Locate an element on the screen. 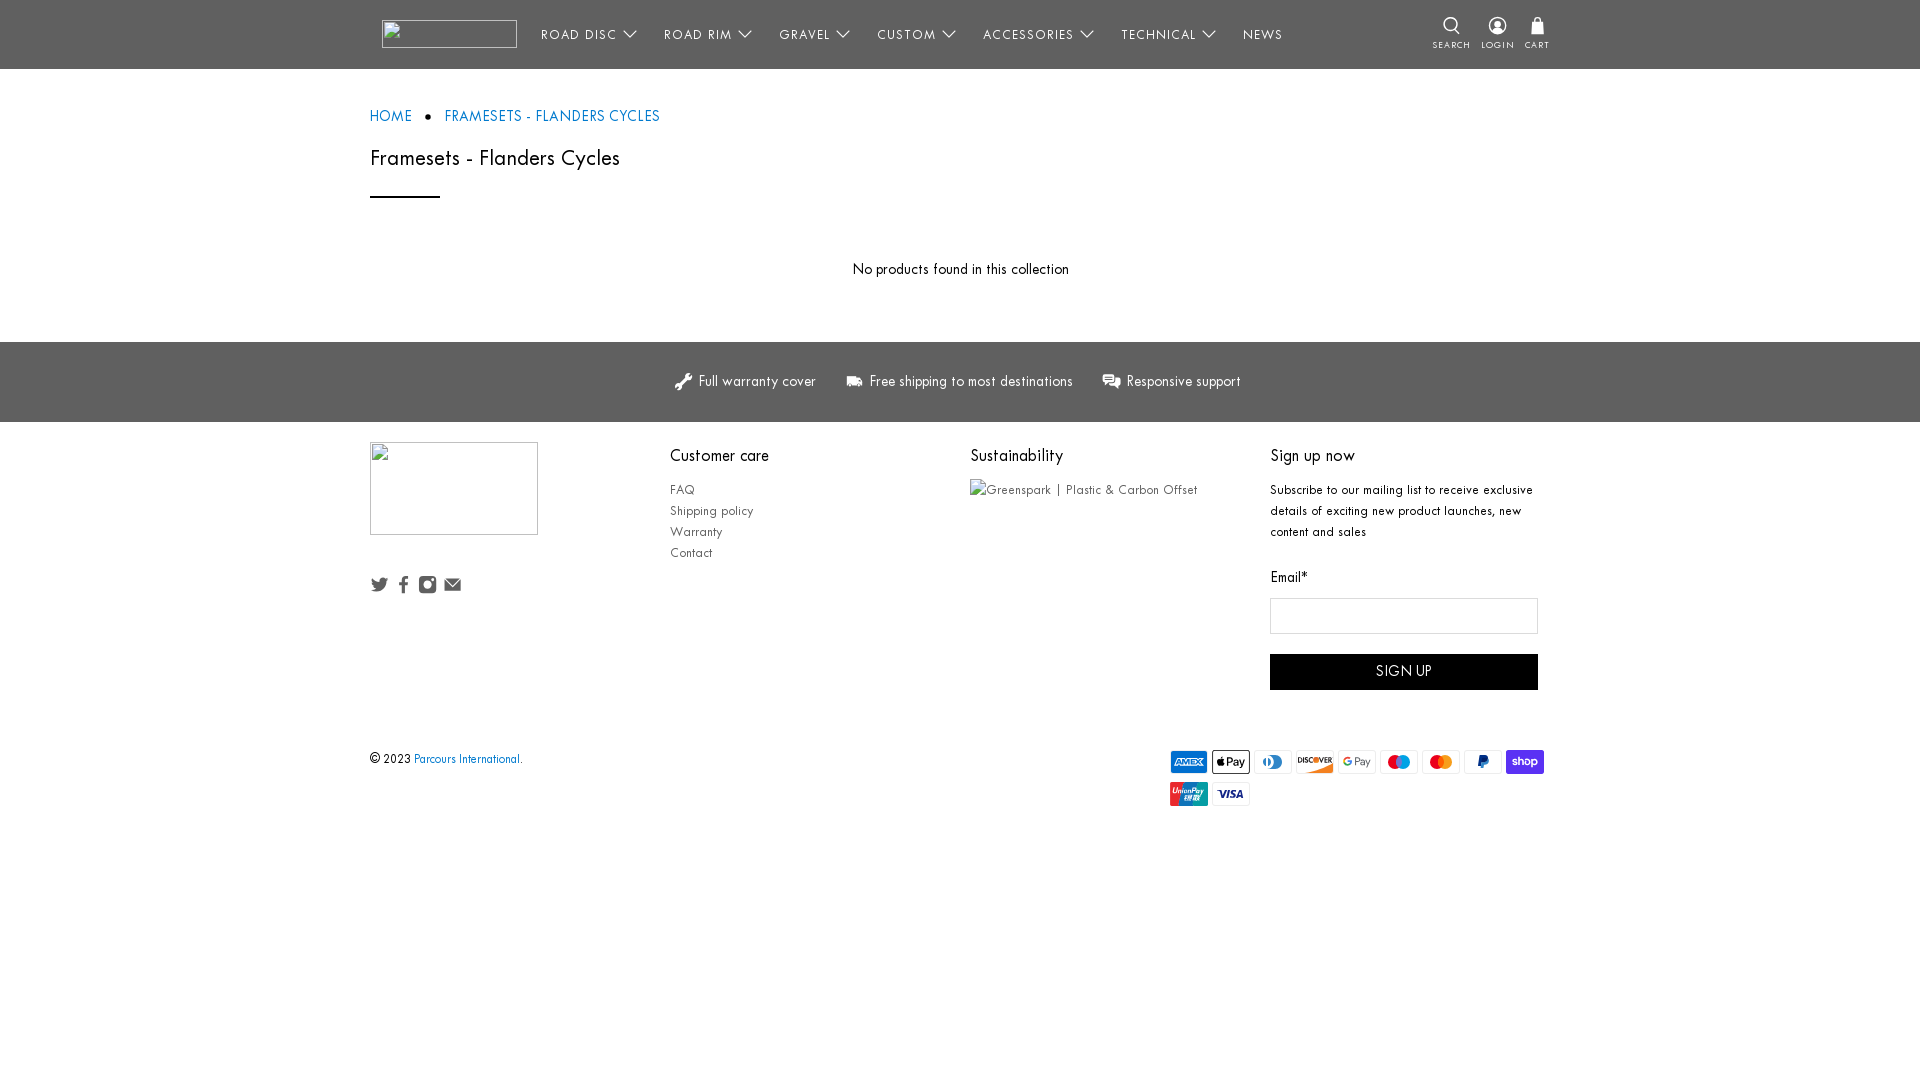 This screenshot has height=1080, width=1920. 'LOGIN' is located at coordinates (1476, 34).